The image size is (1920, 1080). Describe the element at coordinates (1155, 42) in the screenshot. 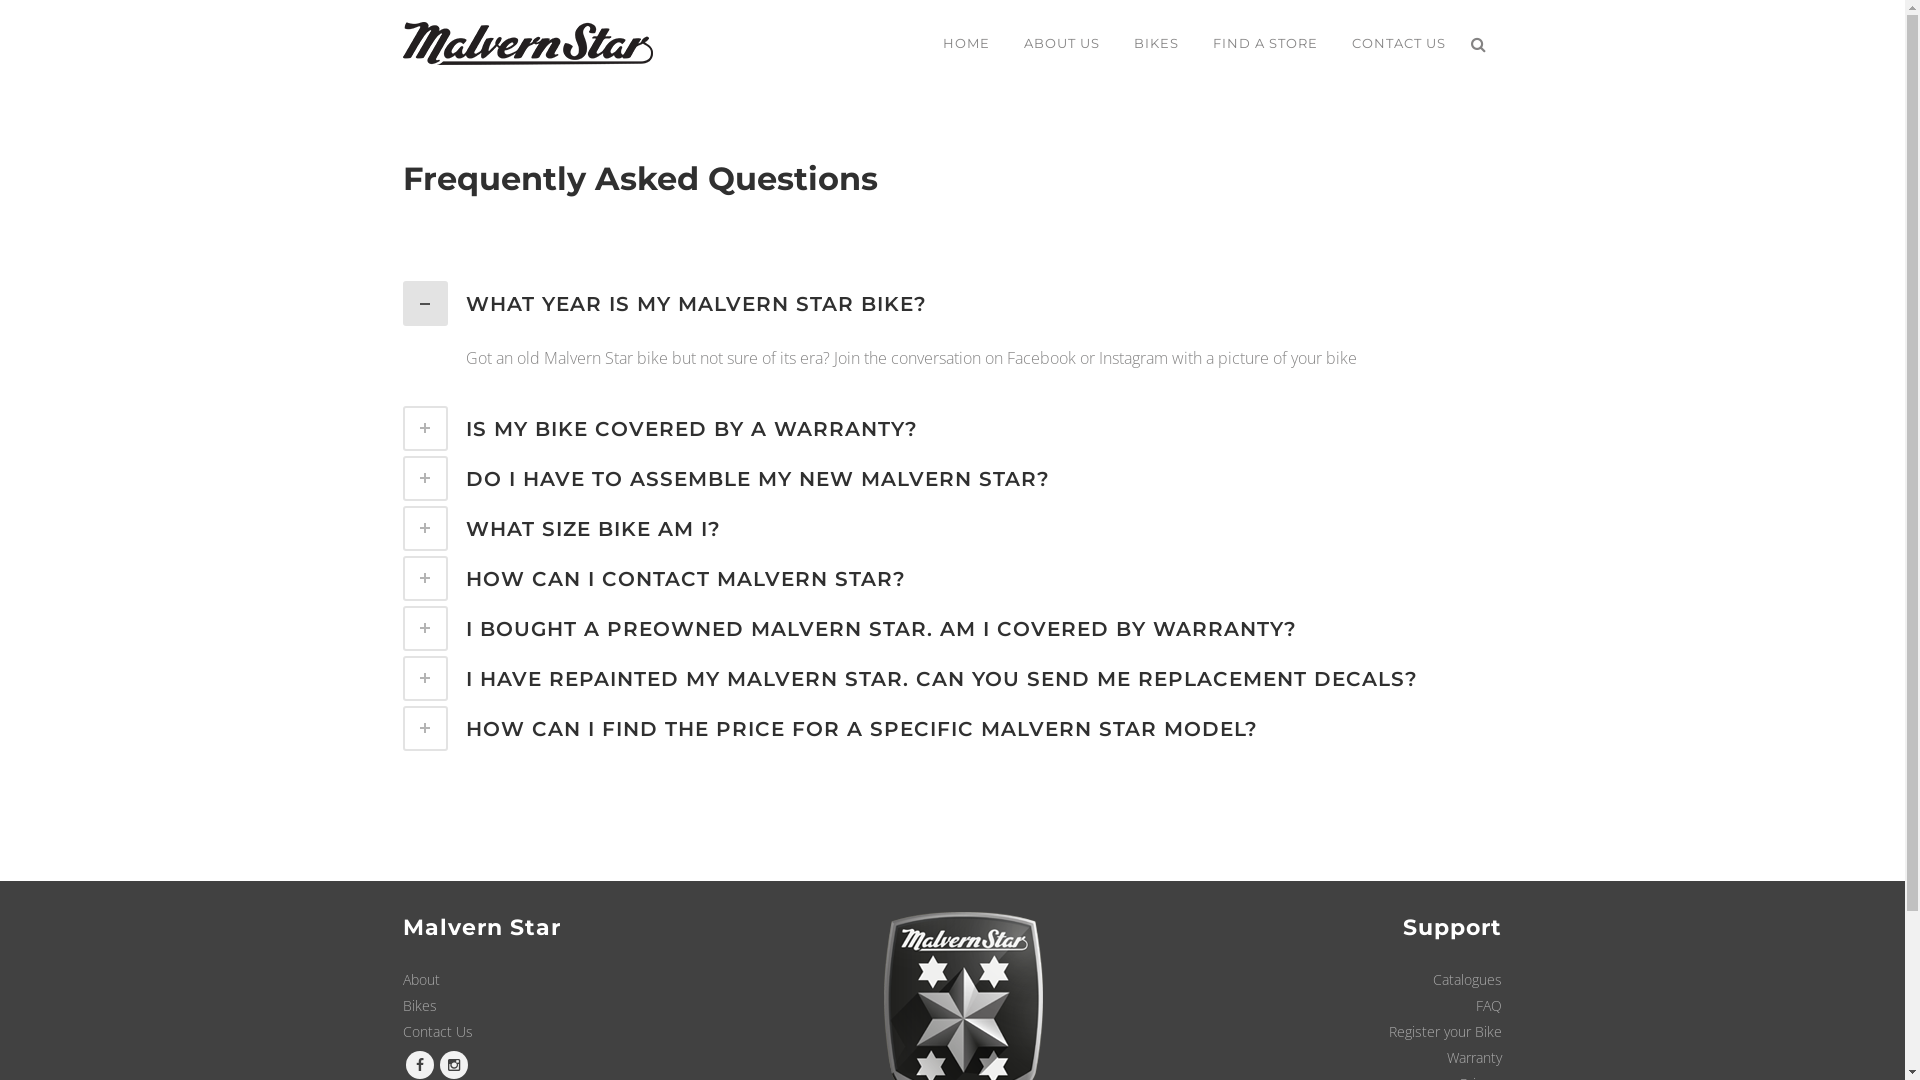

I see `'BIKES'` at that location.